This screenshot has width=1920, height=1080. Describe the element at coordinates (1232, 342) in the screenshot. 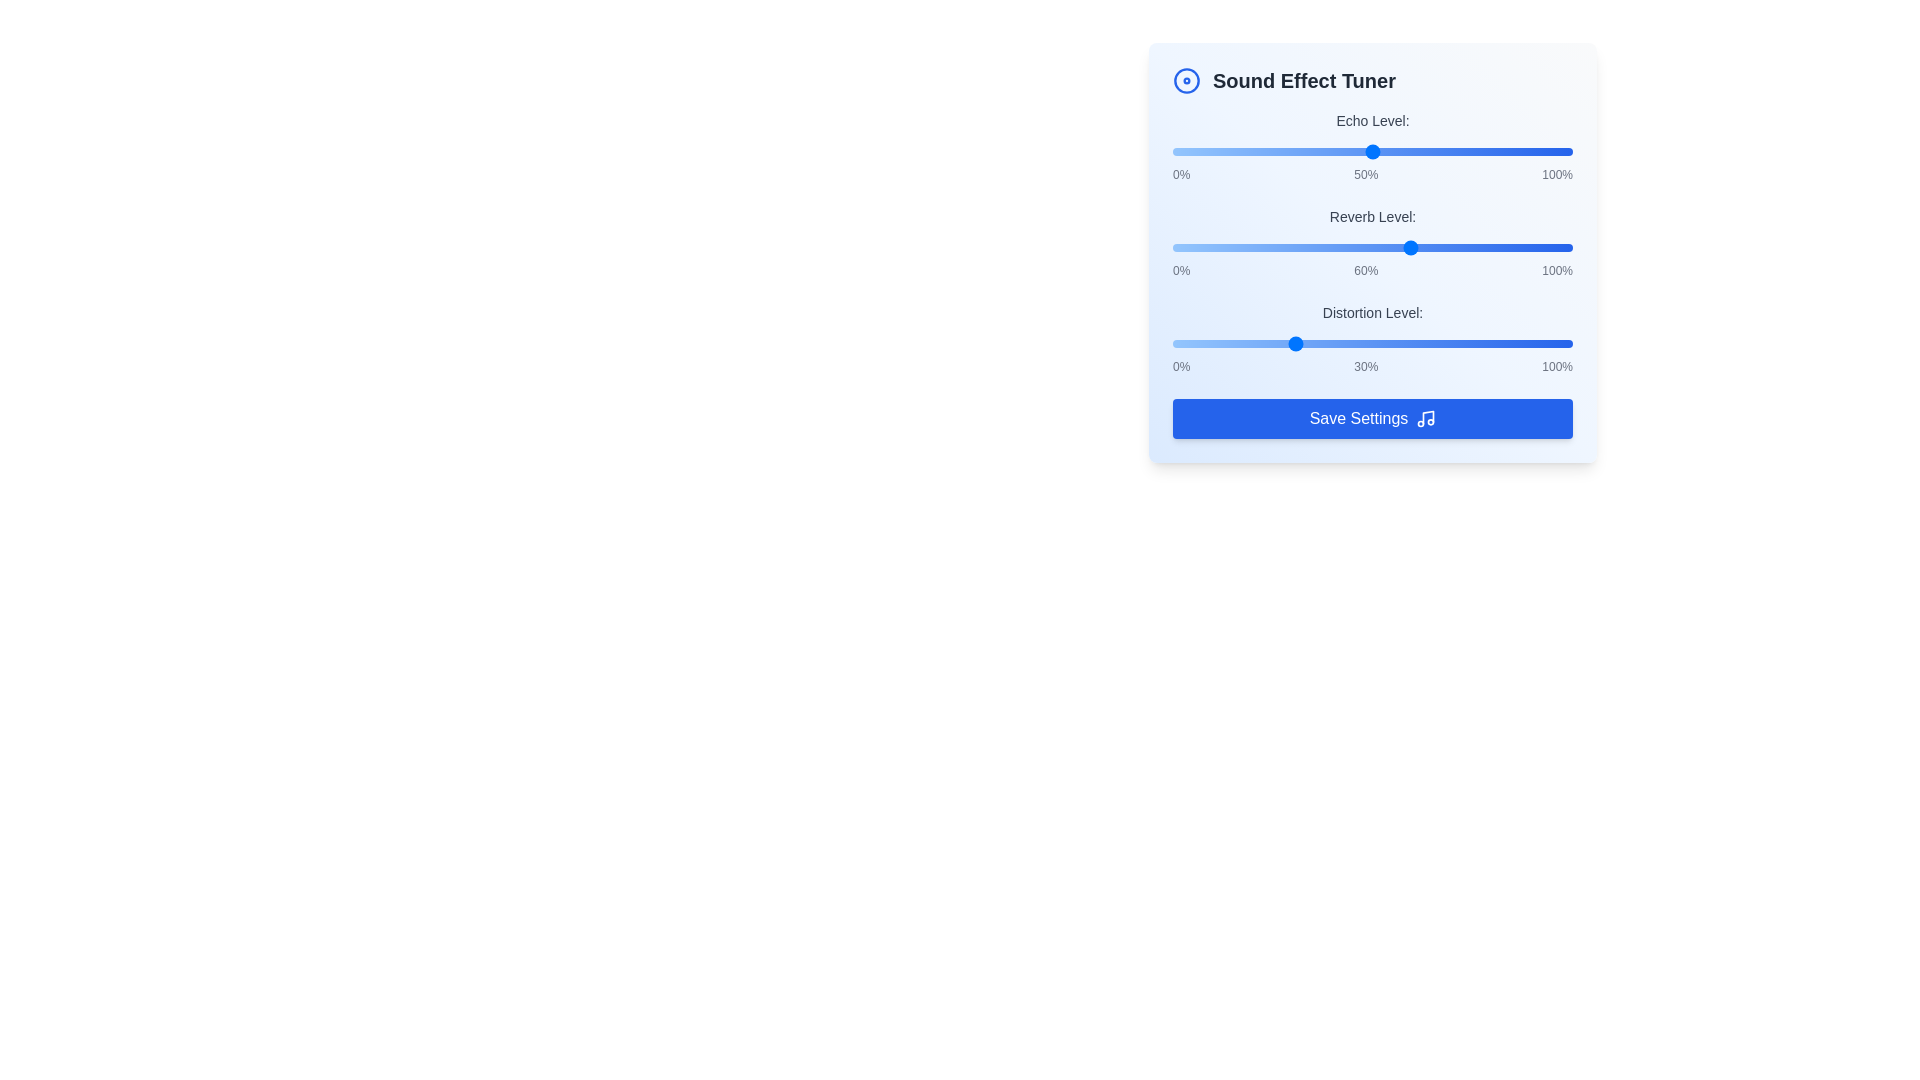

I see `the 'Distortion Level' slider to 15%` at that location.